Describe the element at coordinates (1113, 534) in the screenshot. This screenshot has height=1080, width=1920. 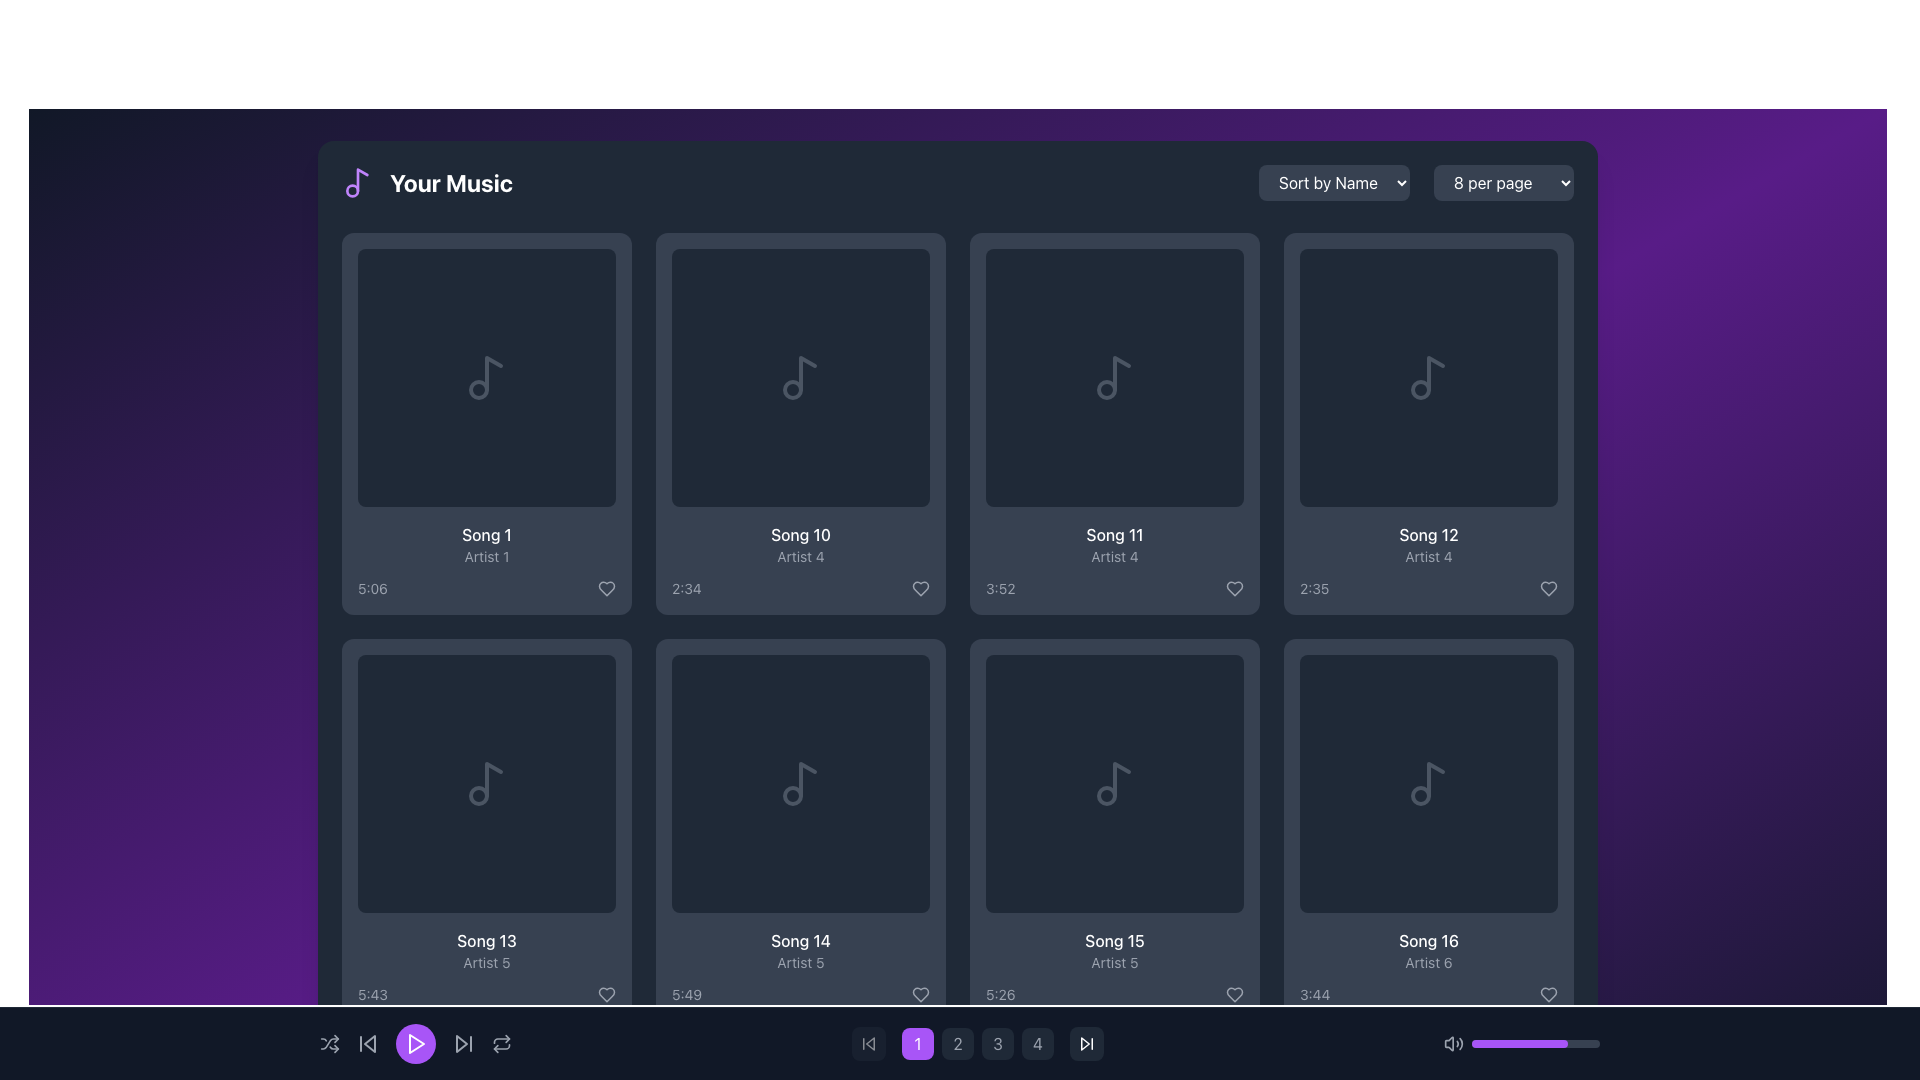
I see `the text label that serves as the title of the song on the third card in the first row, located below the album art and above the artist name 'Artist 4' and song duration '3:52'` at that location.